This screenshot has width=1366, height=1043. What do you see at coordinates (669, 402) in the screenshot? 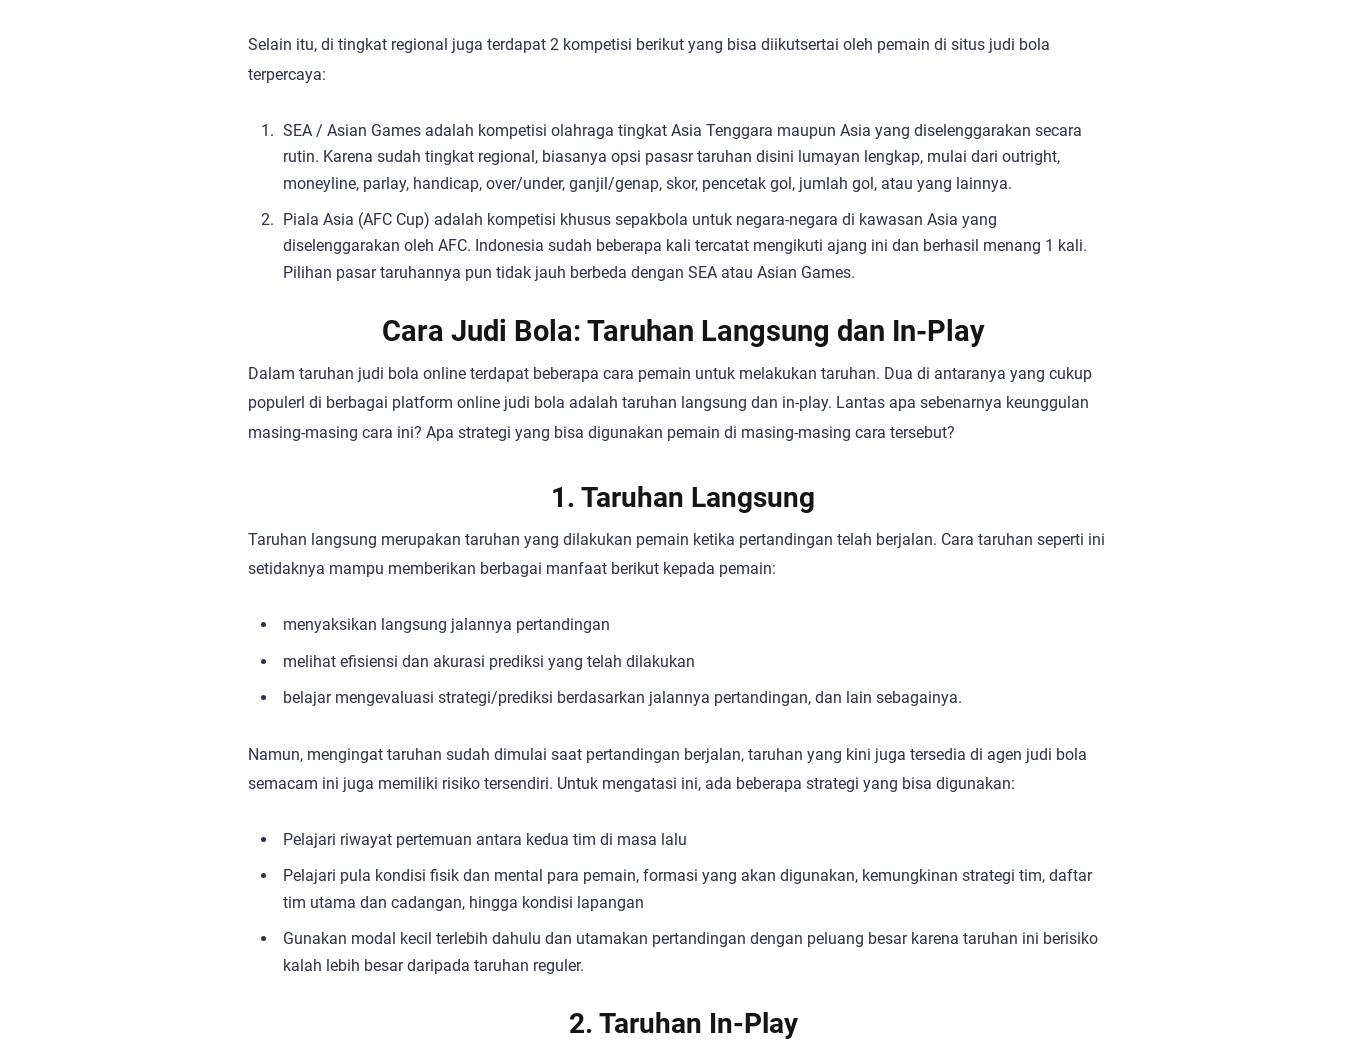
I see `'Dalam taruhan judi bola online terdapat beberapa cara pemain untuk melakukan taruhan. Dua di antaranya yang cukup populerl di berbagai platform online judi bola adalah taruhan langsung dan in-play. Lantas apa sebenarnya keunggulan masing-masing cara ini? Apa strategi yang bisa digunakan pemain di masing-masing cara tersebut?'` at bounding box center [669, 402].